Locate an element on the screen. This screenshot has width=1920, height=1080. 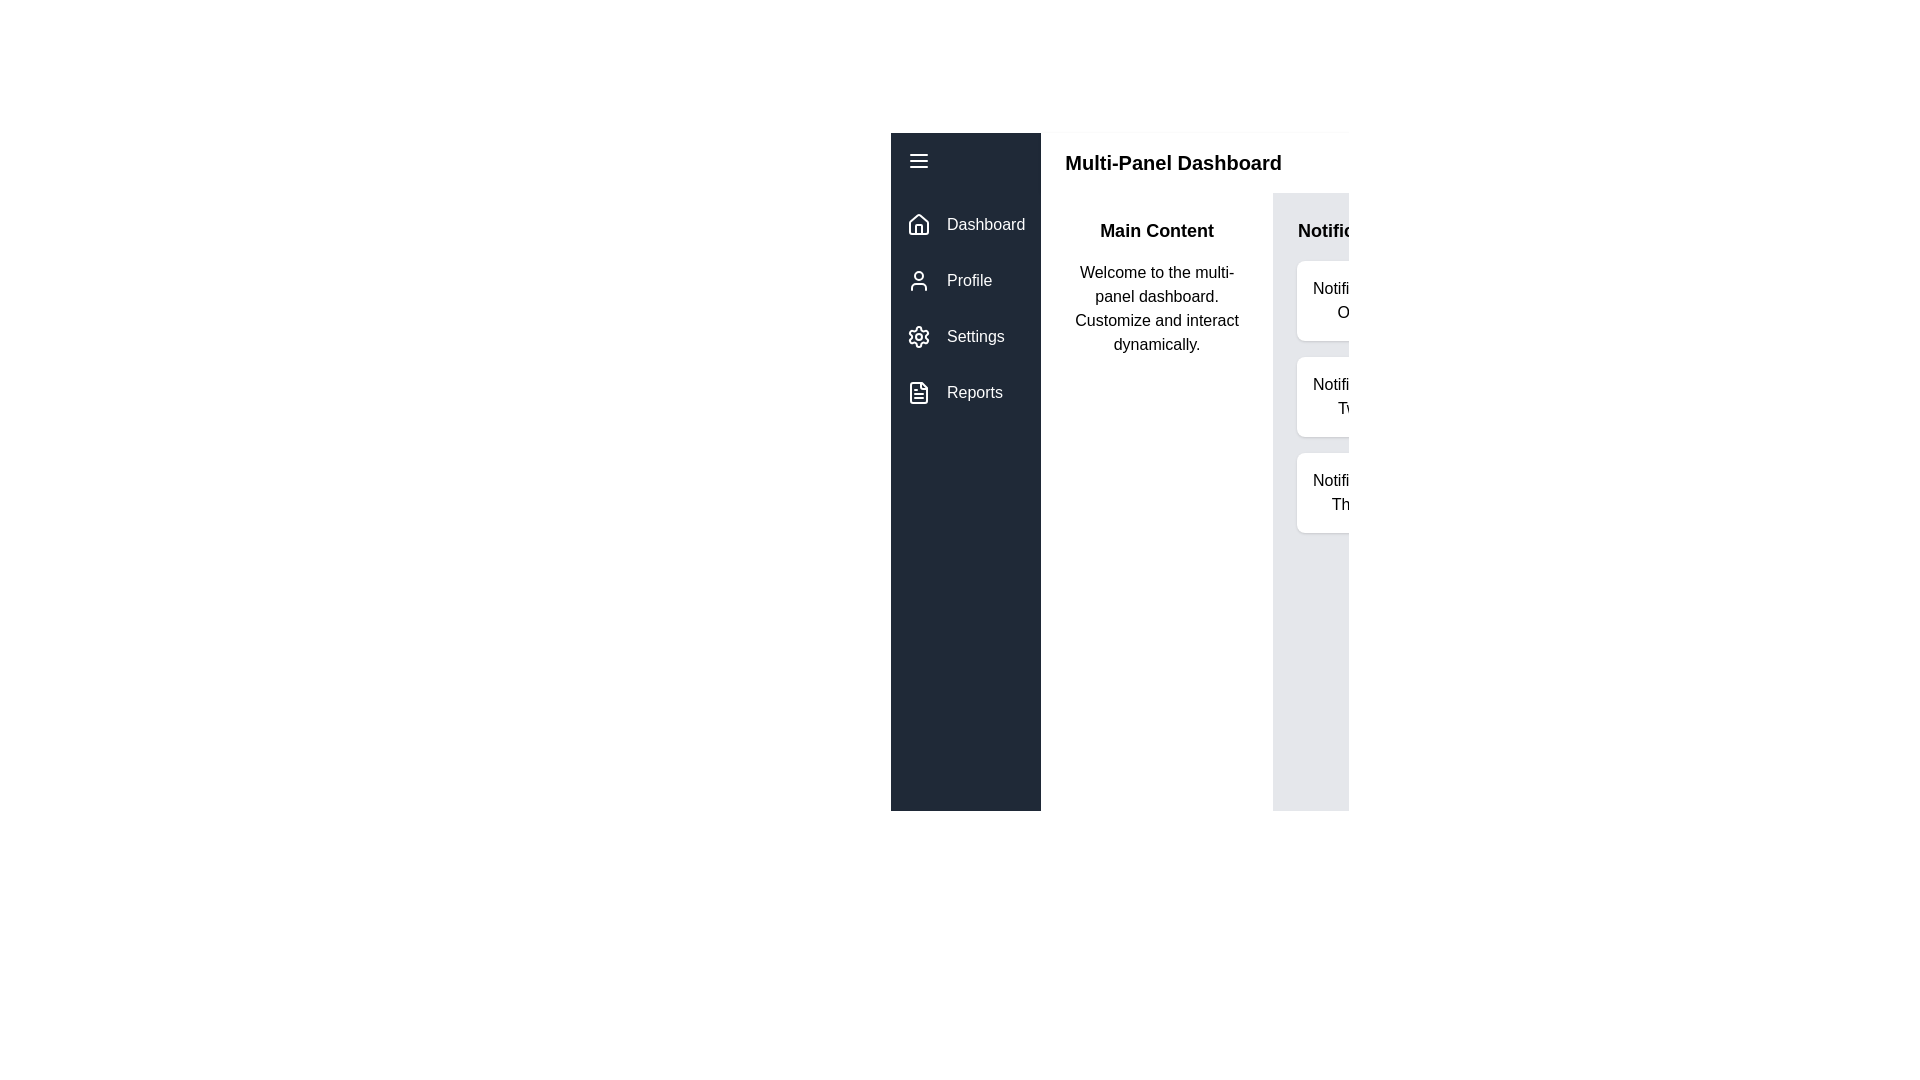
the text label displaying 'Reports' in white, located in the dark blue sidebar, which is aligned with an icon as the last entry in the vertical navigation bar is located at coordinates (974, 393).